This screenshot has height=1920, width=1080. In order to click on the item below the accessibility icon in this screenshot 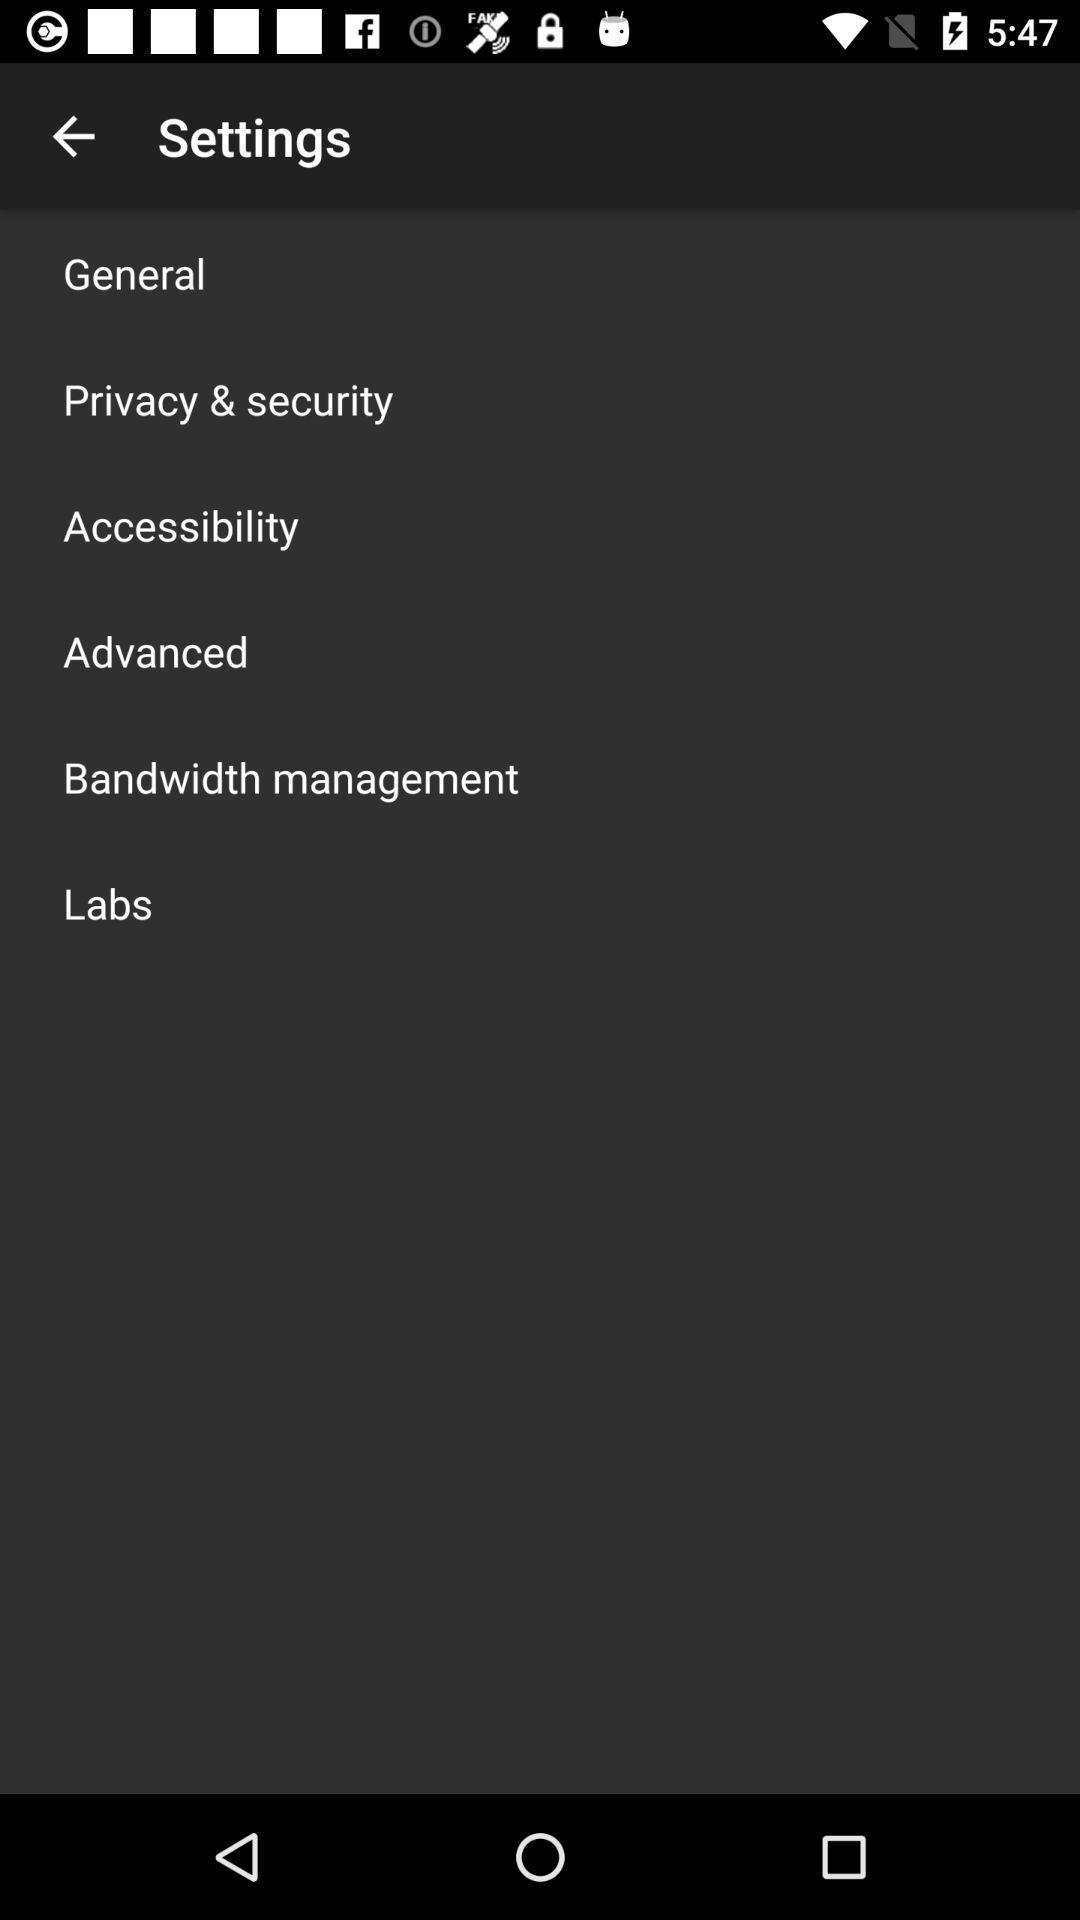, I will do `click(154, 651)`.